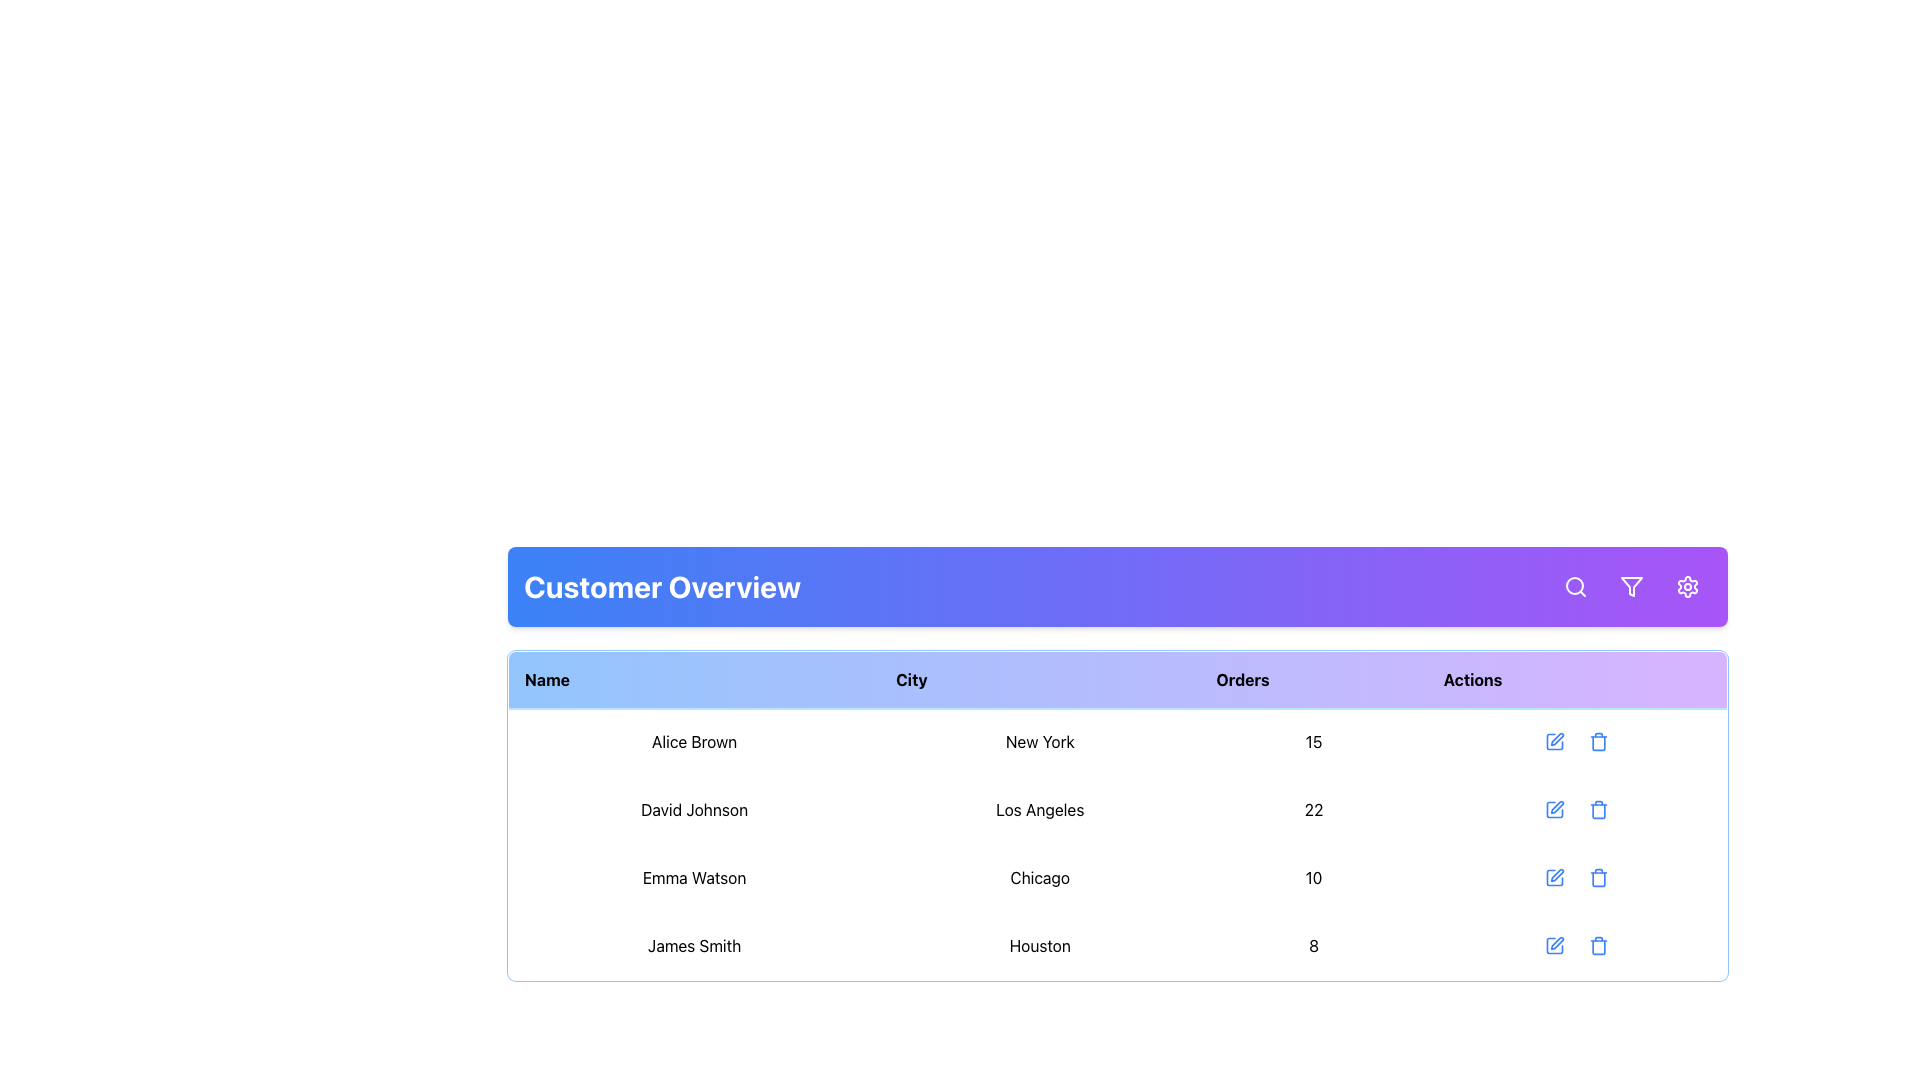 This screenshot has height=1080, width=1920. What do you see at coordinates (1556, 806) in the screenshot?
I see `the edit icon located in the actions column of the second row of the table, aligned with the order details of 'David Johnson'` at bounding box center [1556, 806].